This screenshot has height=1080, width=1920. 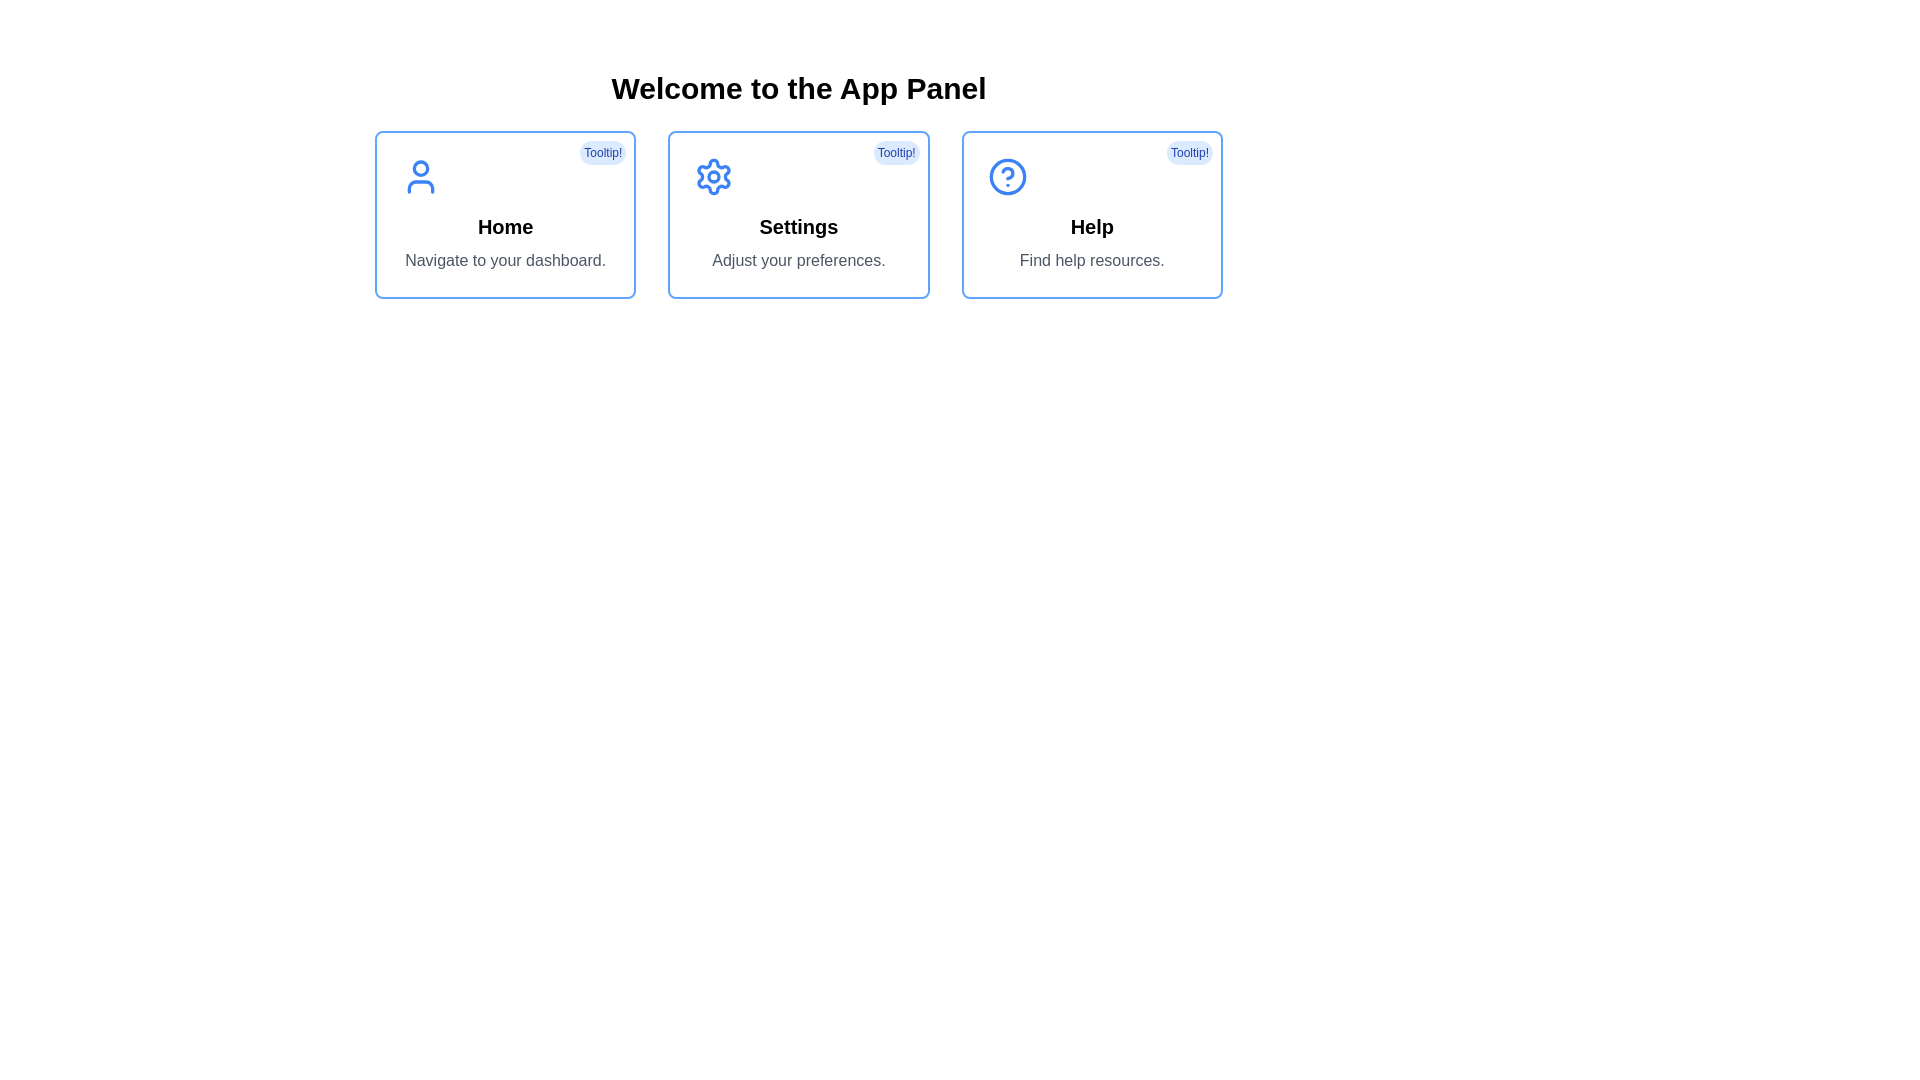 I want to click on the Text Label in the Help section, which is positioned below the question mark icon and above the text 'Find help resources', so click(x=1091, y=226).